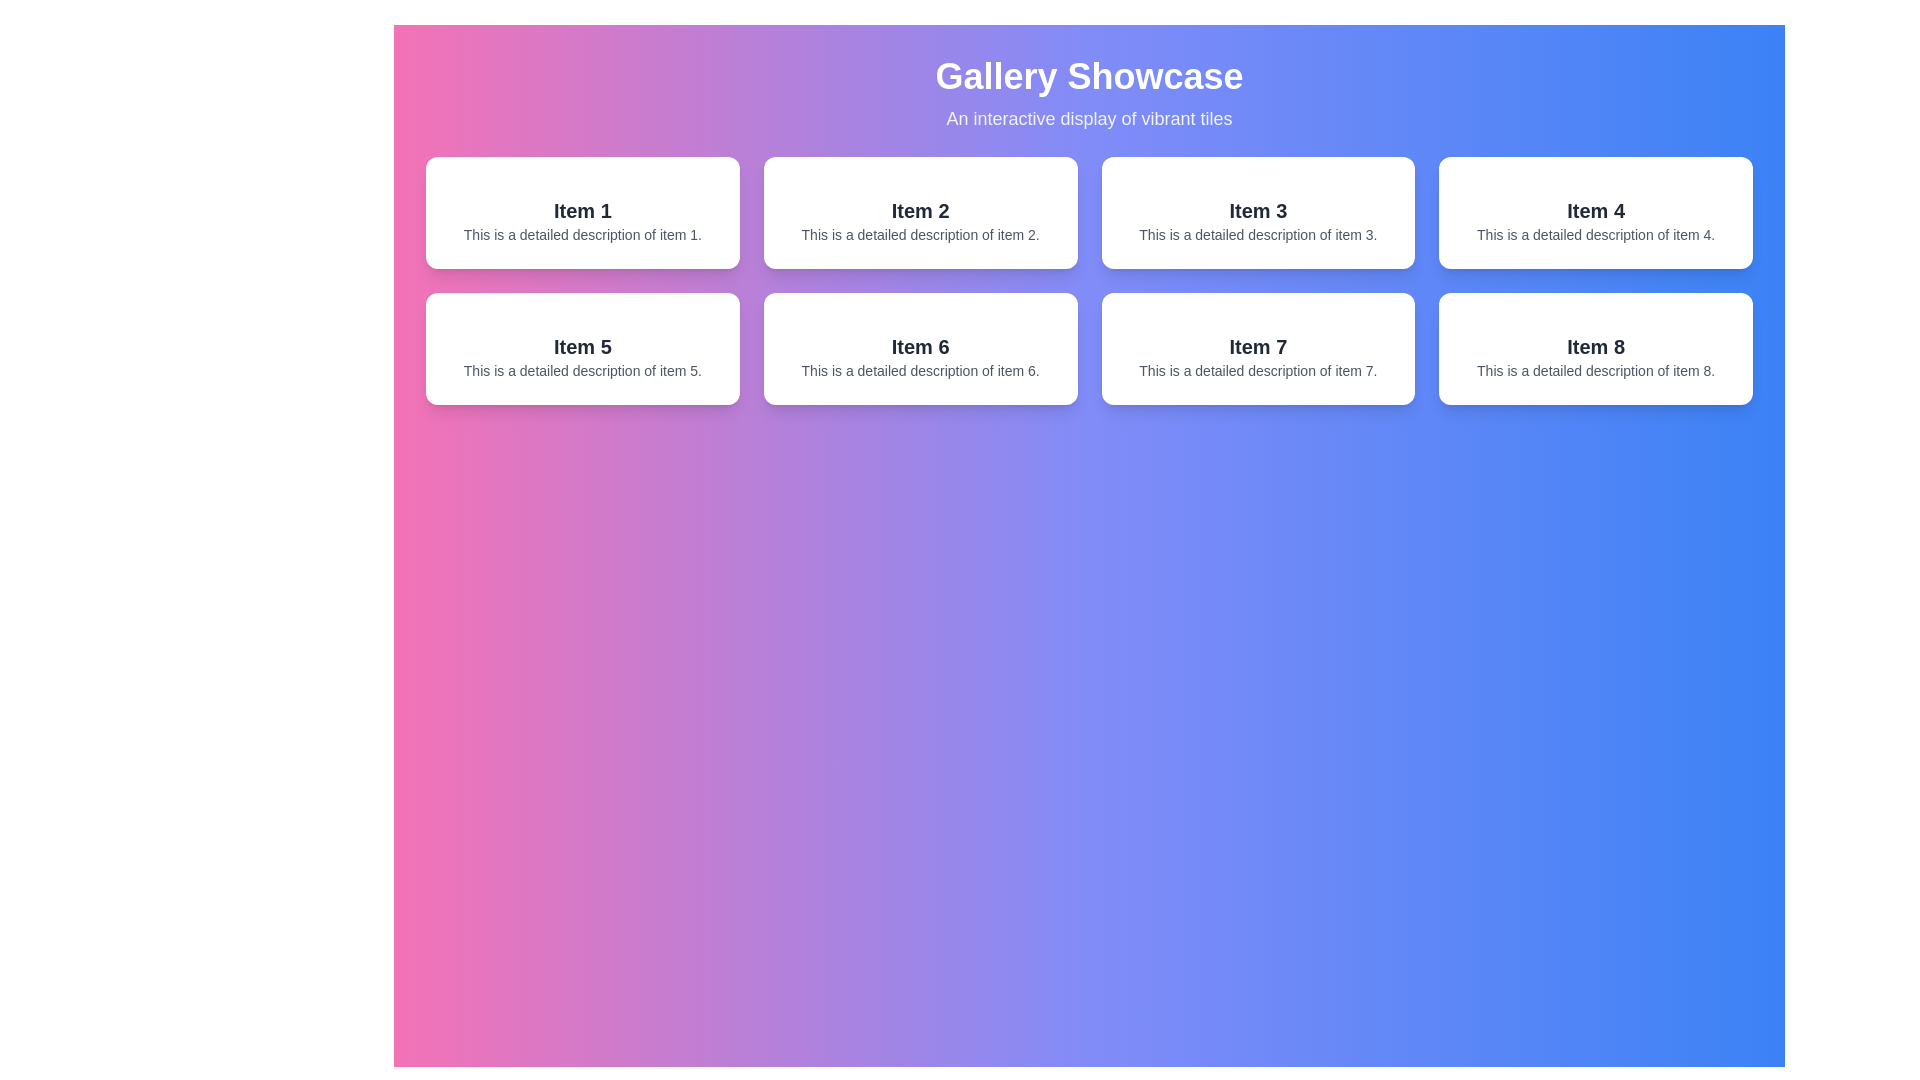  What do you see at coordinates (1088, 76) in the screenshot?
I see `the title text label at the top center of the gallery showcase interface, which serves as the main heading of the page` at bounding box center [1088, 76].